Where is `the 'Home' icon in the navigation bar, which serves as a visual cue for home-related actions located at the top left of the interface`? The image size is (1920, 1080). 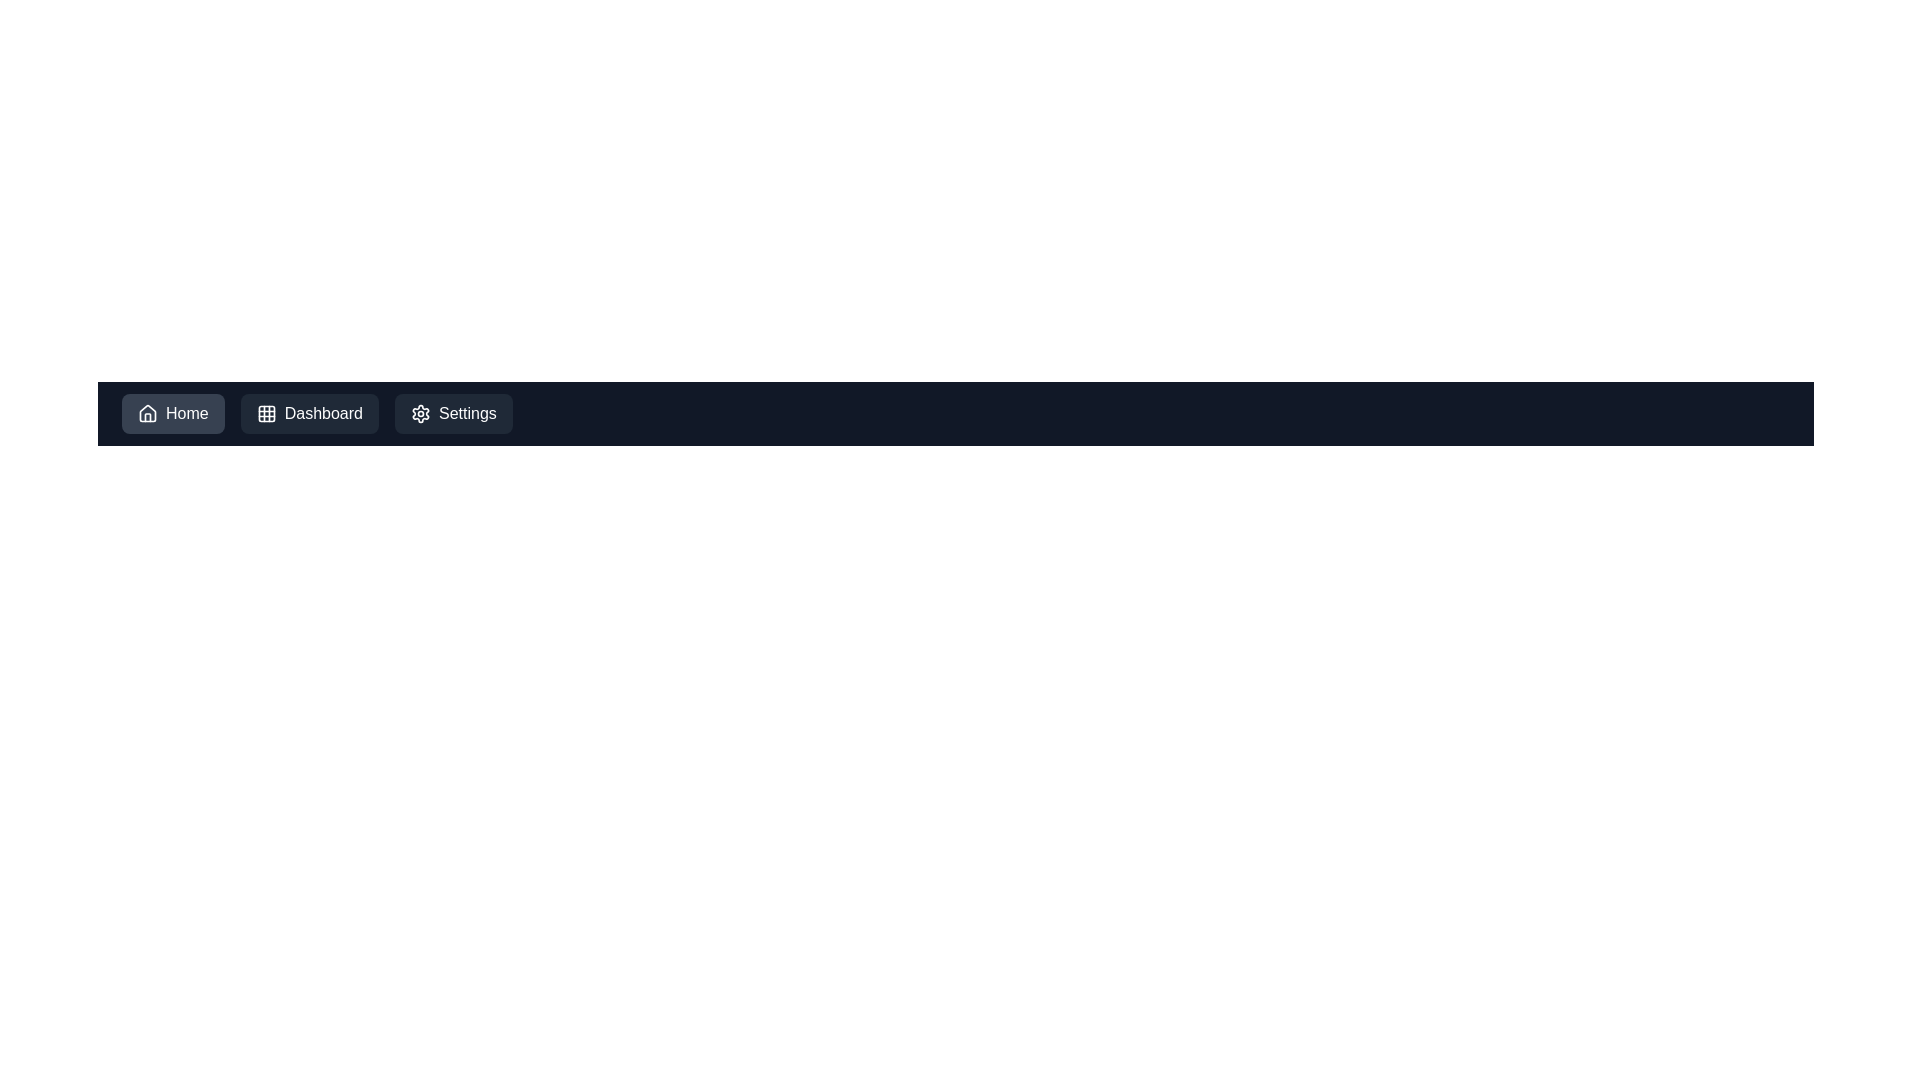 the 'Home' icon in the navigation bar, which serves as a visual cue for home-related actions located at the top left of the interface is located at coordinates (147, 412).